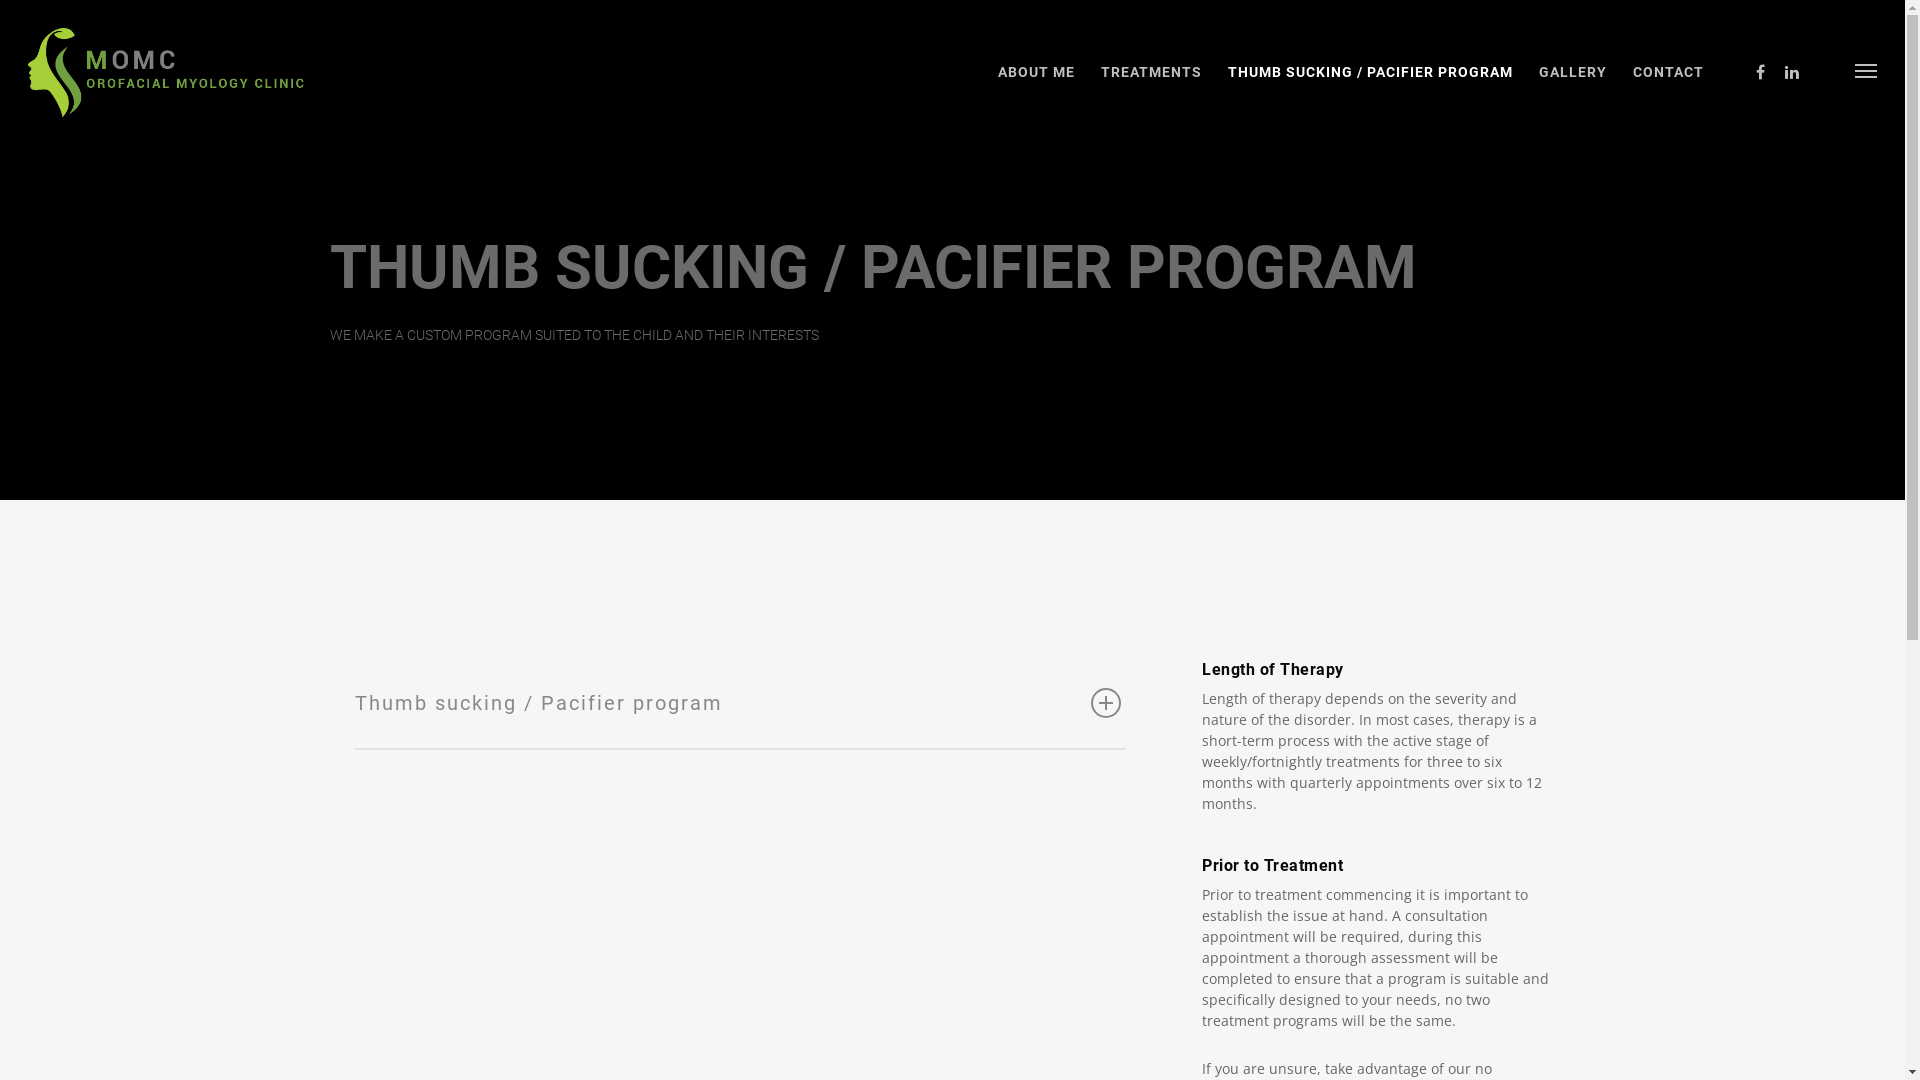 The height and width of the screenshot is (1080, 1920). Describe the element at coordinates (1369, 86) in the screenshot. I see `'THUMB SUCKING / PACIFIER PROGRAM'` at that location.